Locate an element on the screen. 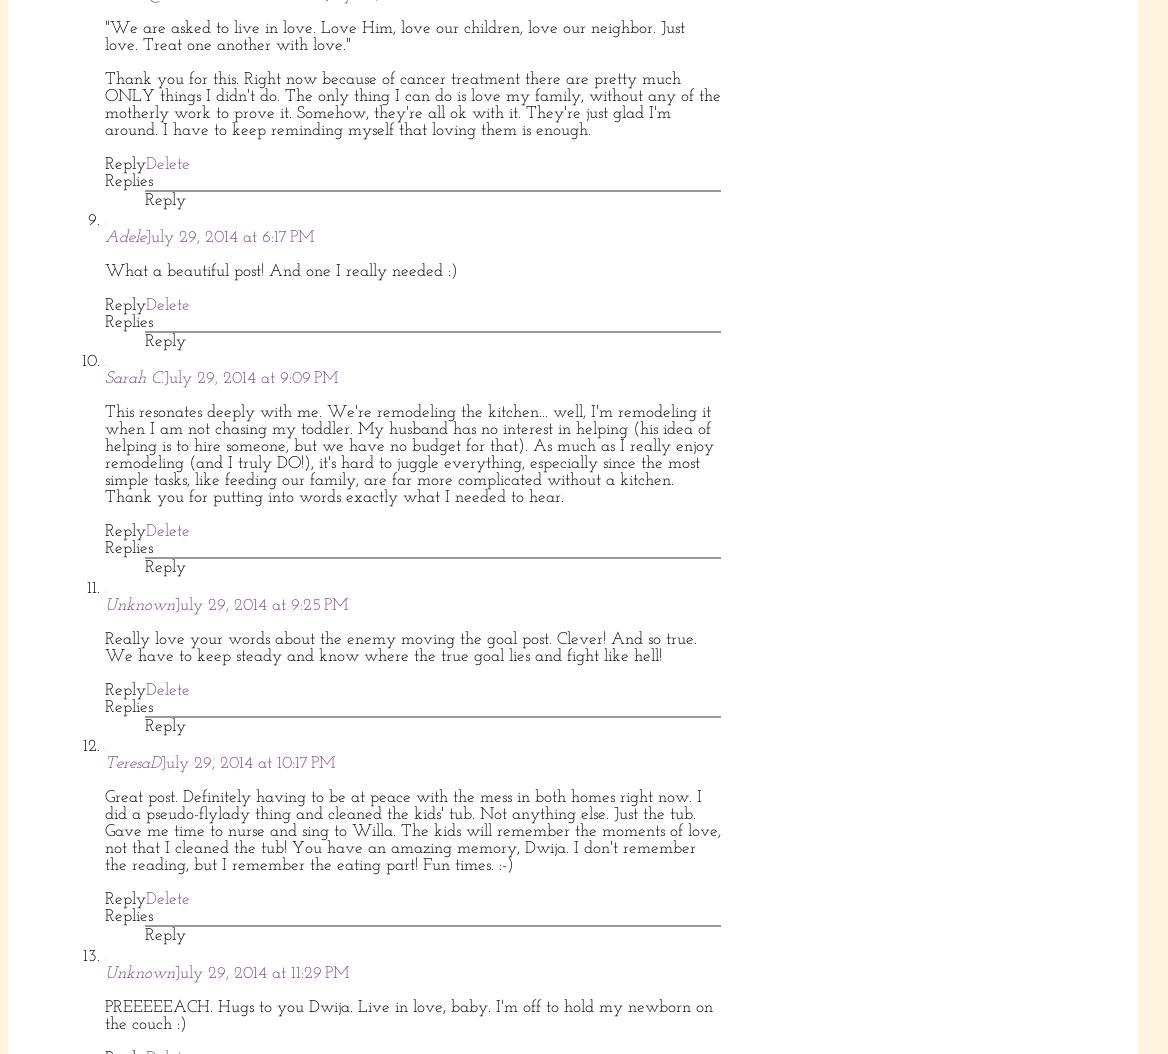 The width and height of the screenshot is (1168, 1054). '"We are asked to live in love.  Love Him, love our children, love our neighbor.  Just love.  Treat one another with love."' is located at coordinates (104, 36).